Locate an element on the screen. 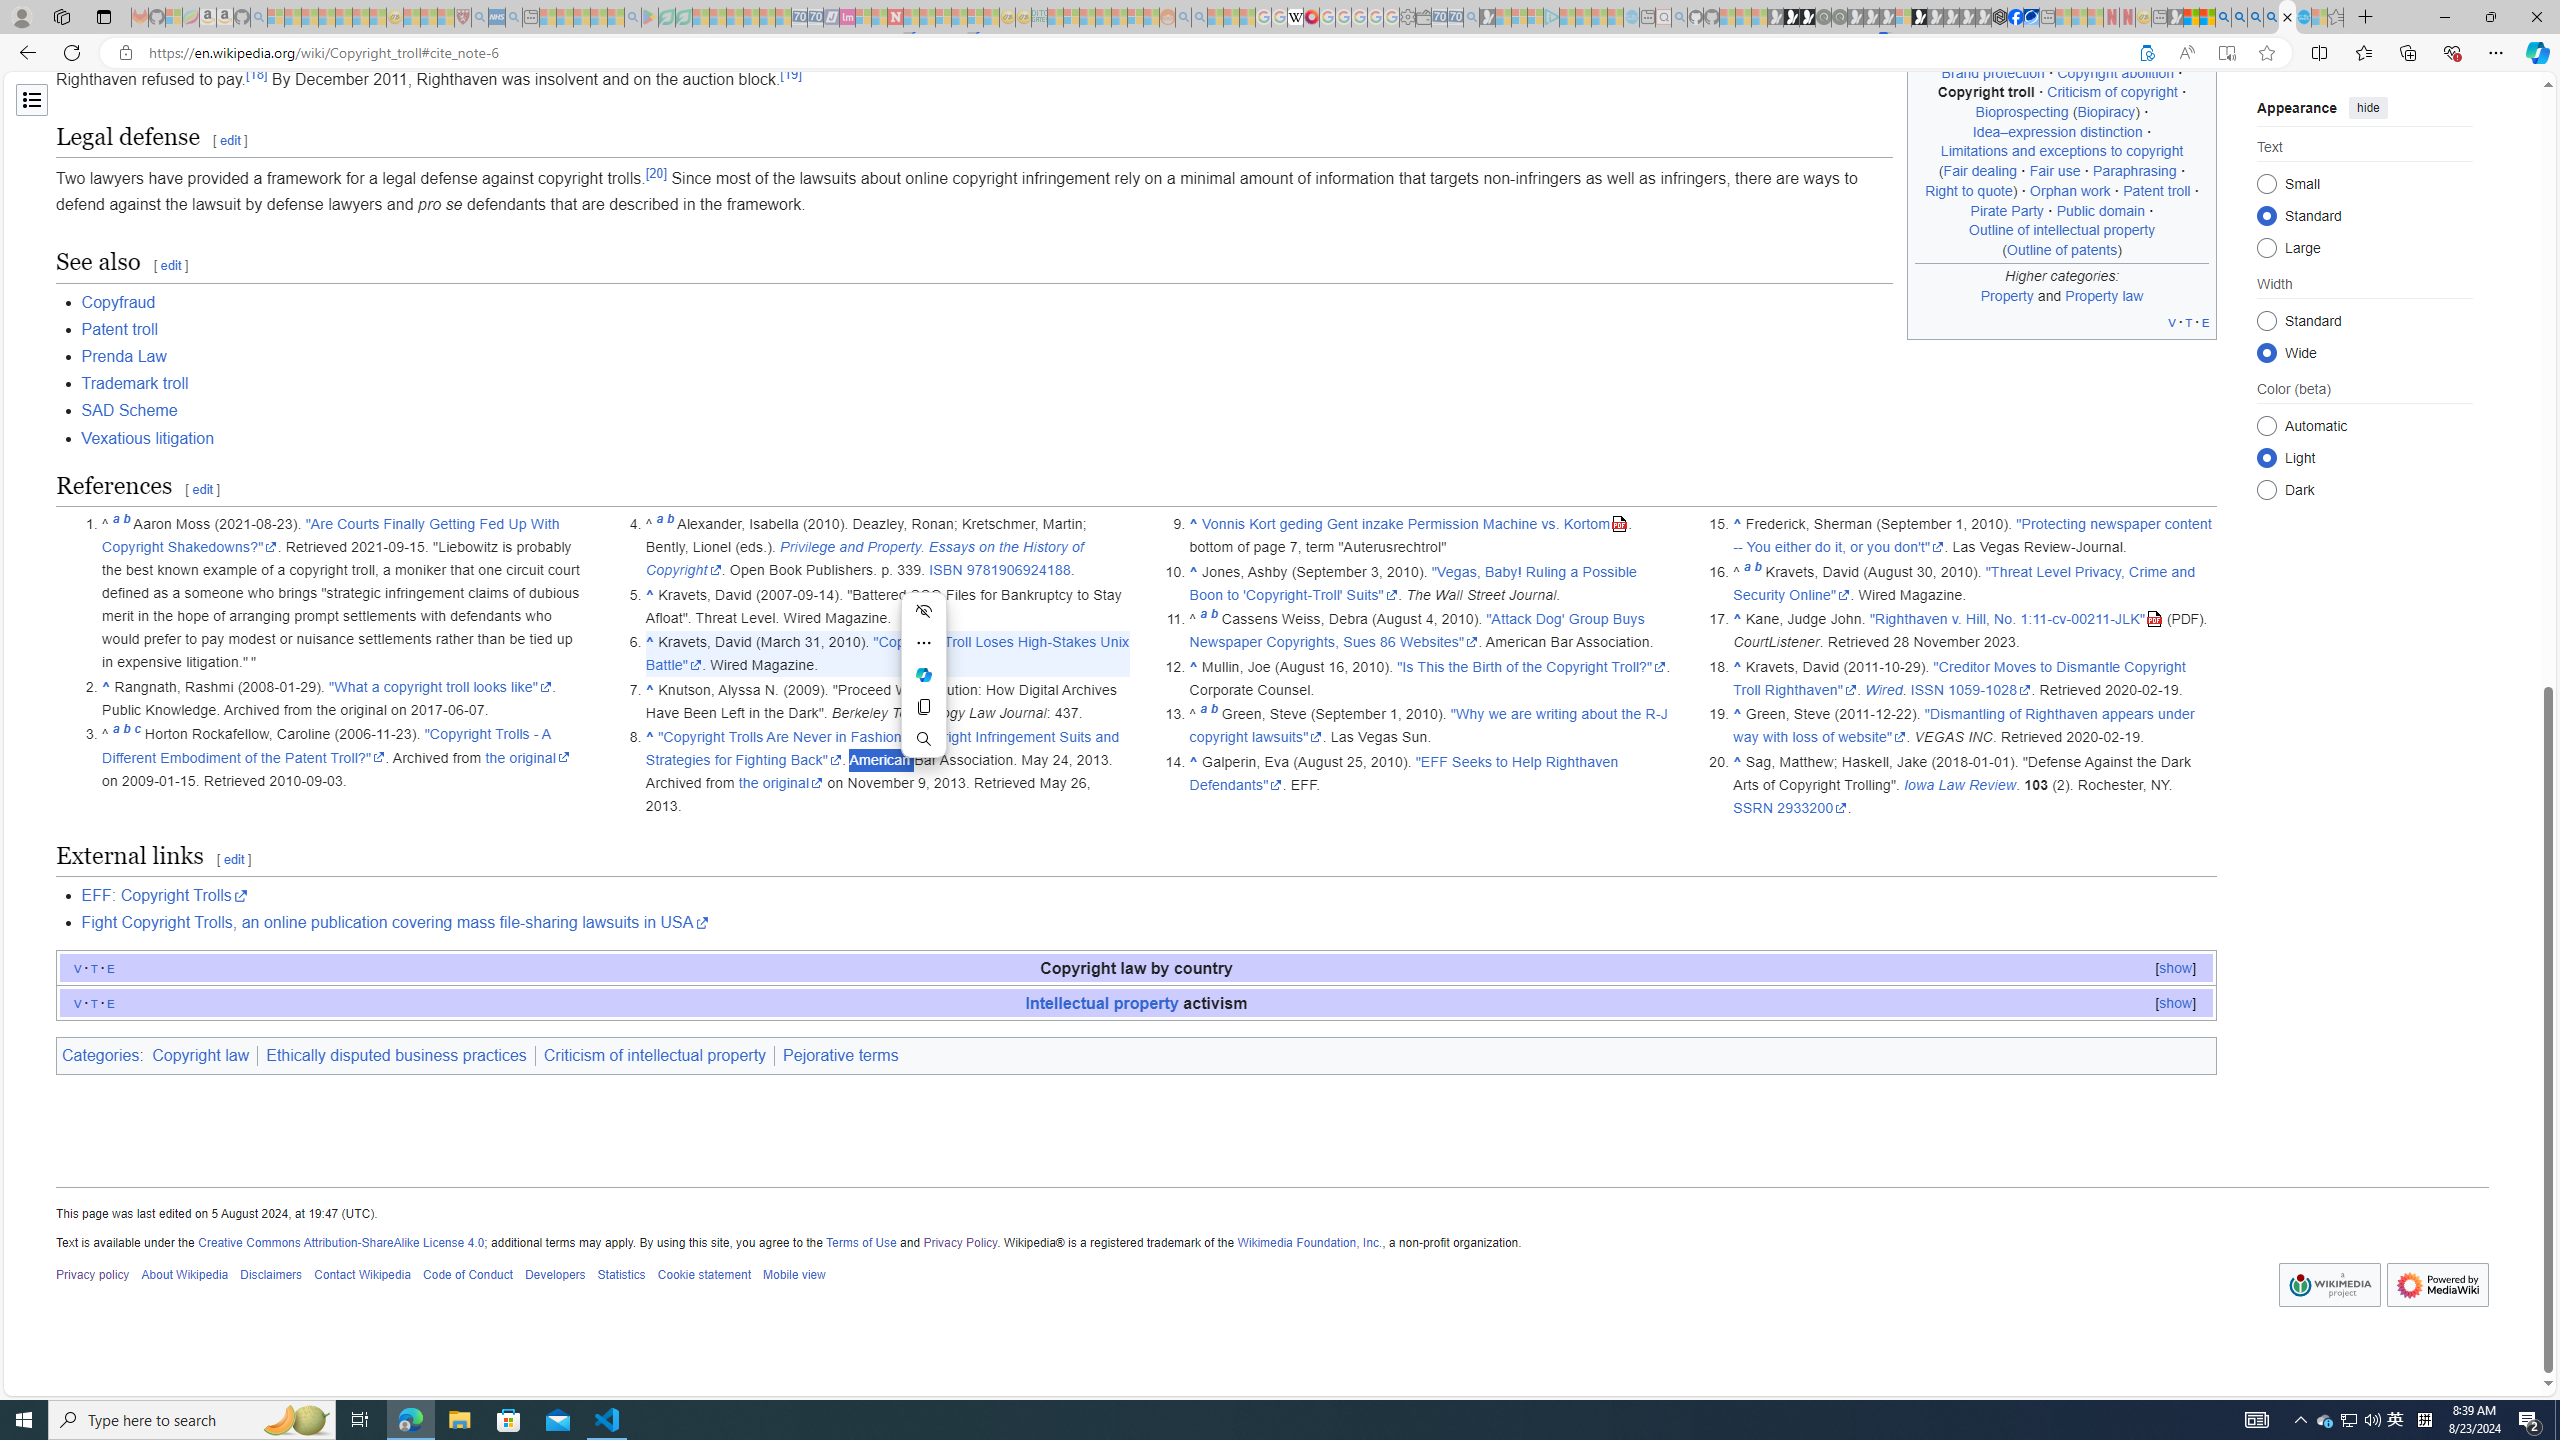  'Local - MSN - Sleeping' is located at coordinates (445, 16).